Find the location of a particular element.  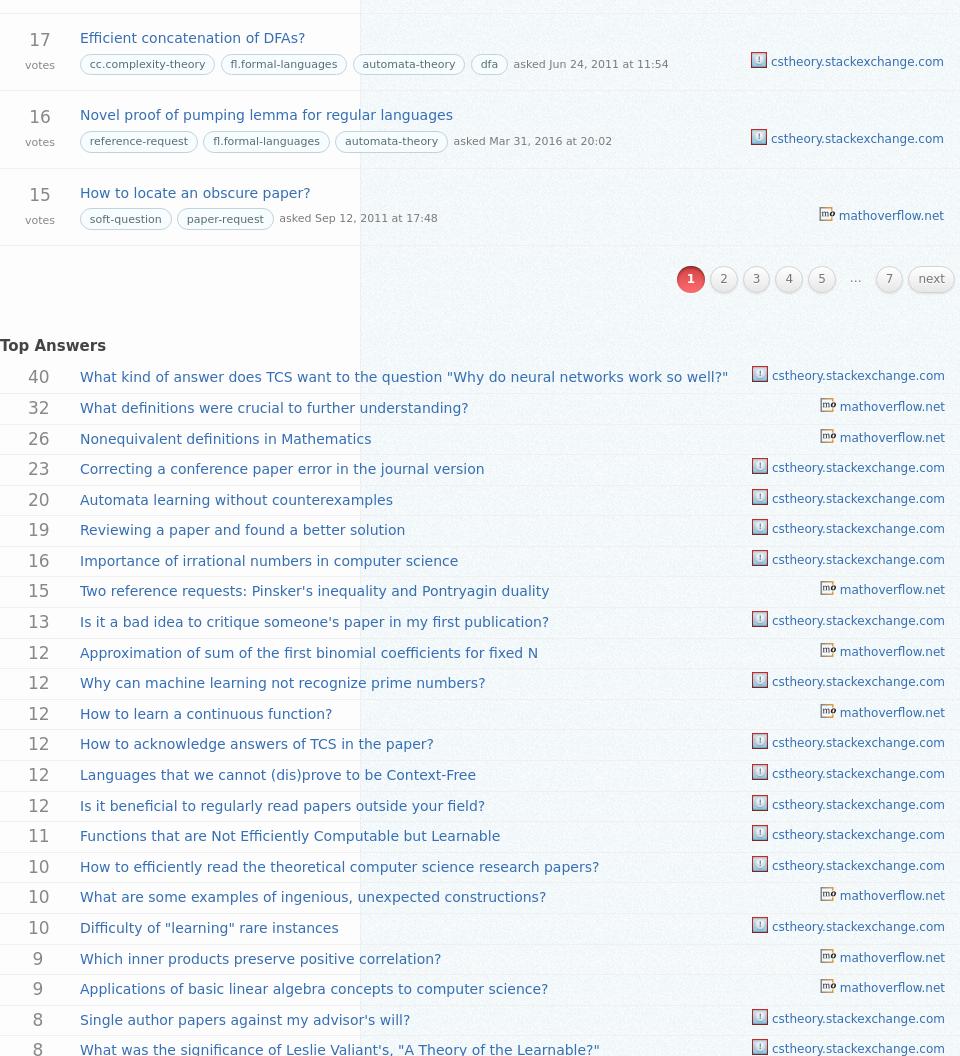

'What kind of answer does TCS want to the question "Why do neural networks work so well?"' is located at coordinates (79, 375).